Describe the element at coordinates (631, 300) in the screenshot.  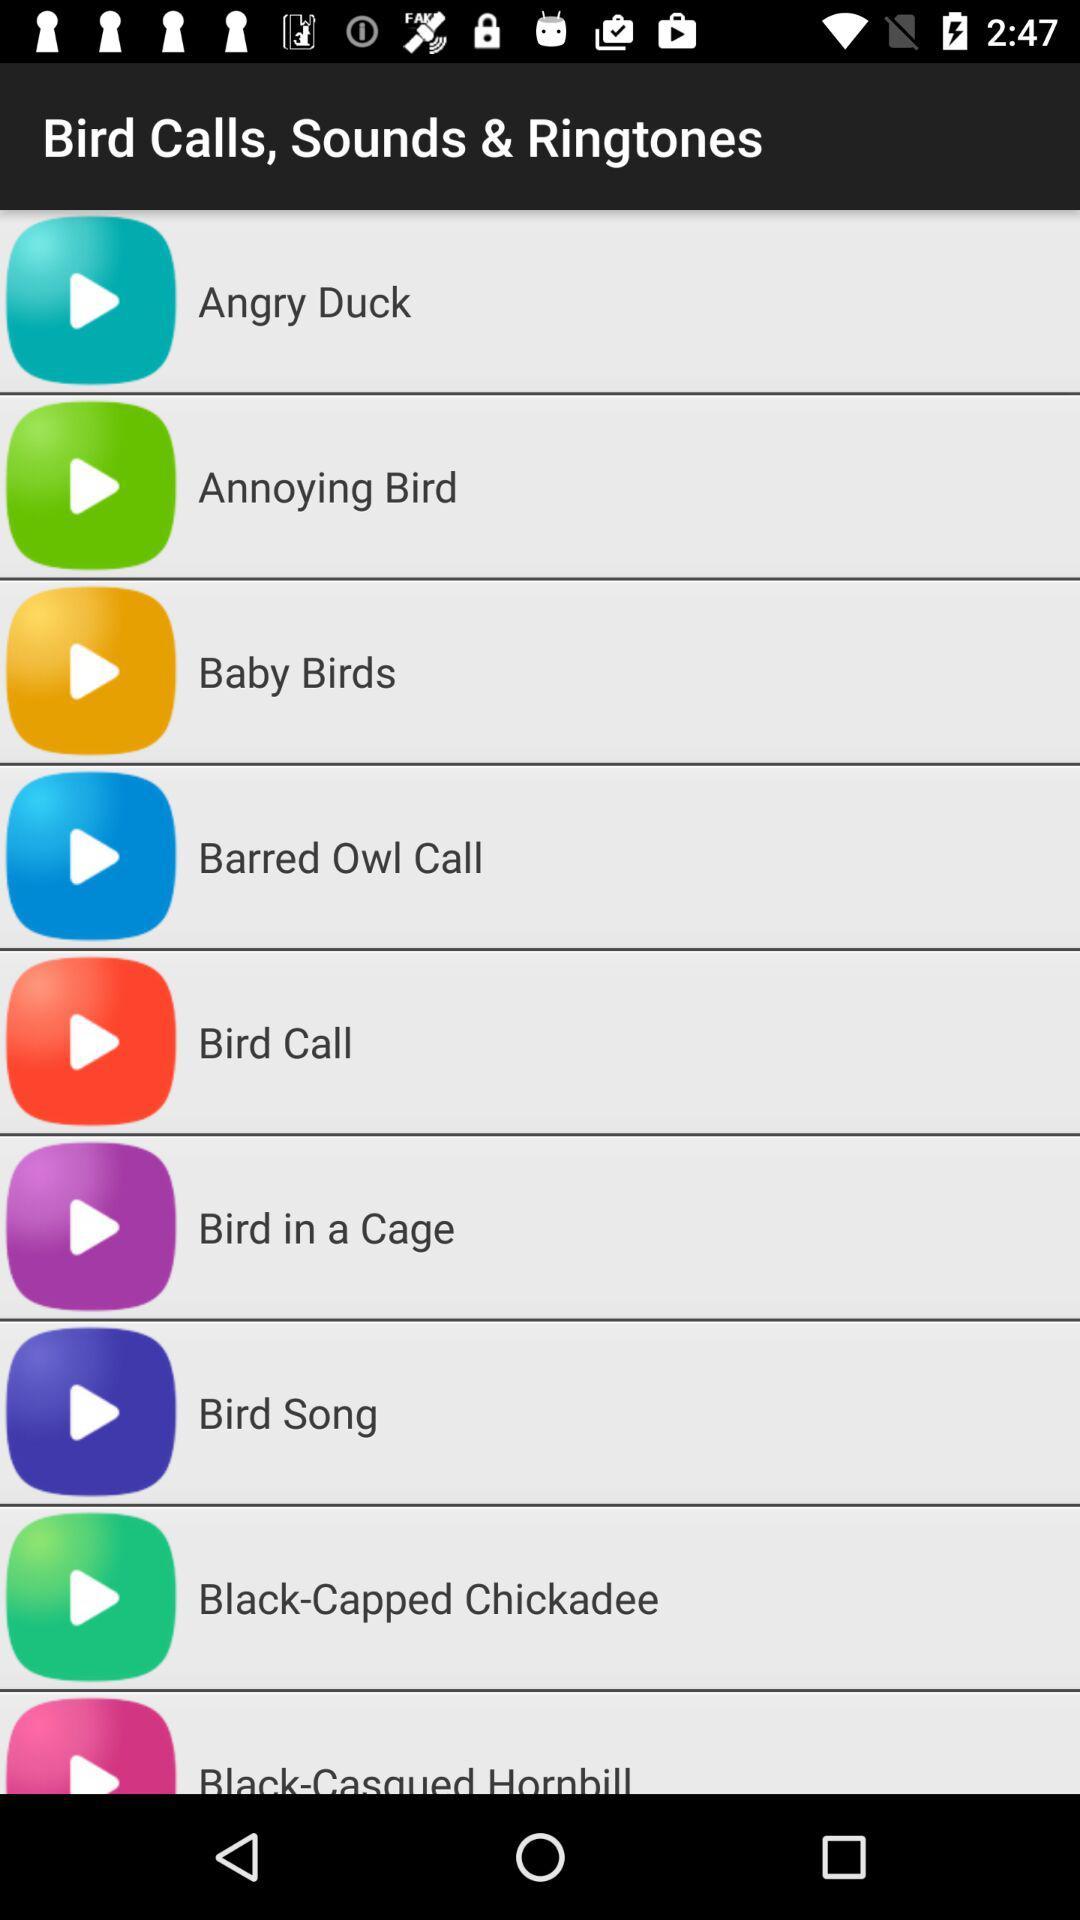
I see `app below bird calls sounds item` at that location.